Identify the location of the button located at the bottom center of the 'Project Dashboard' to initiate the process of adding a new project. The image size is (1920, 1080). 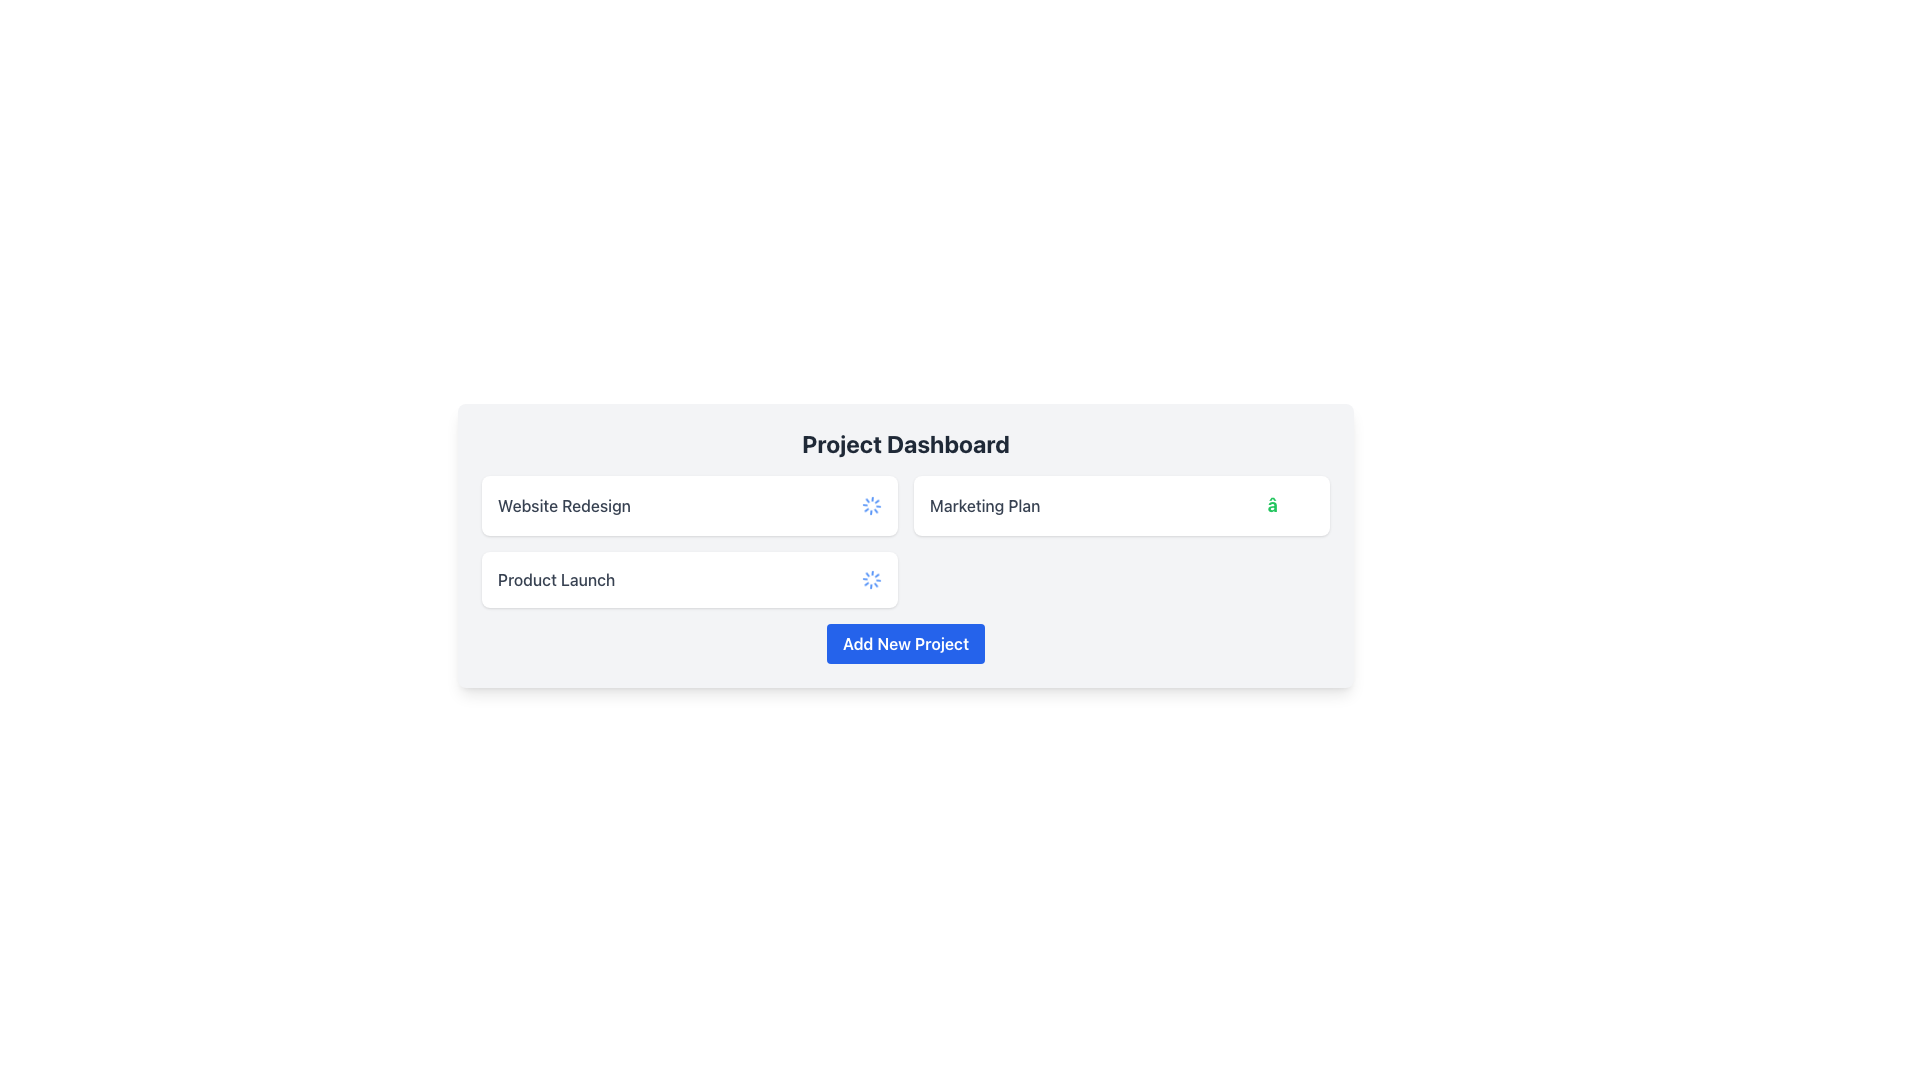
(905, 644).